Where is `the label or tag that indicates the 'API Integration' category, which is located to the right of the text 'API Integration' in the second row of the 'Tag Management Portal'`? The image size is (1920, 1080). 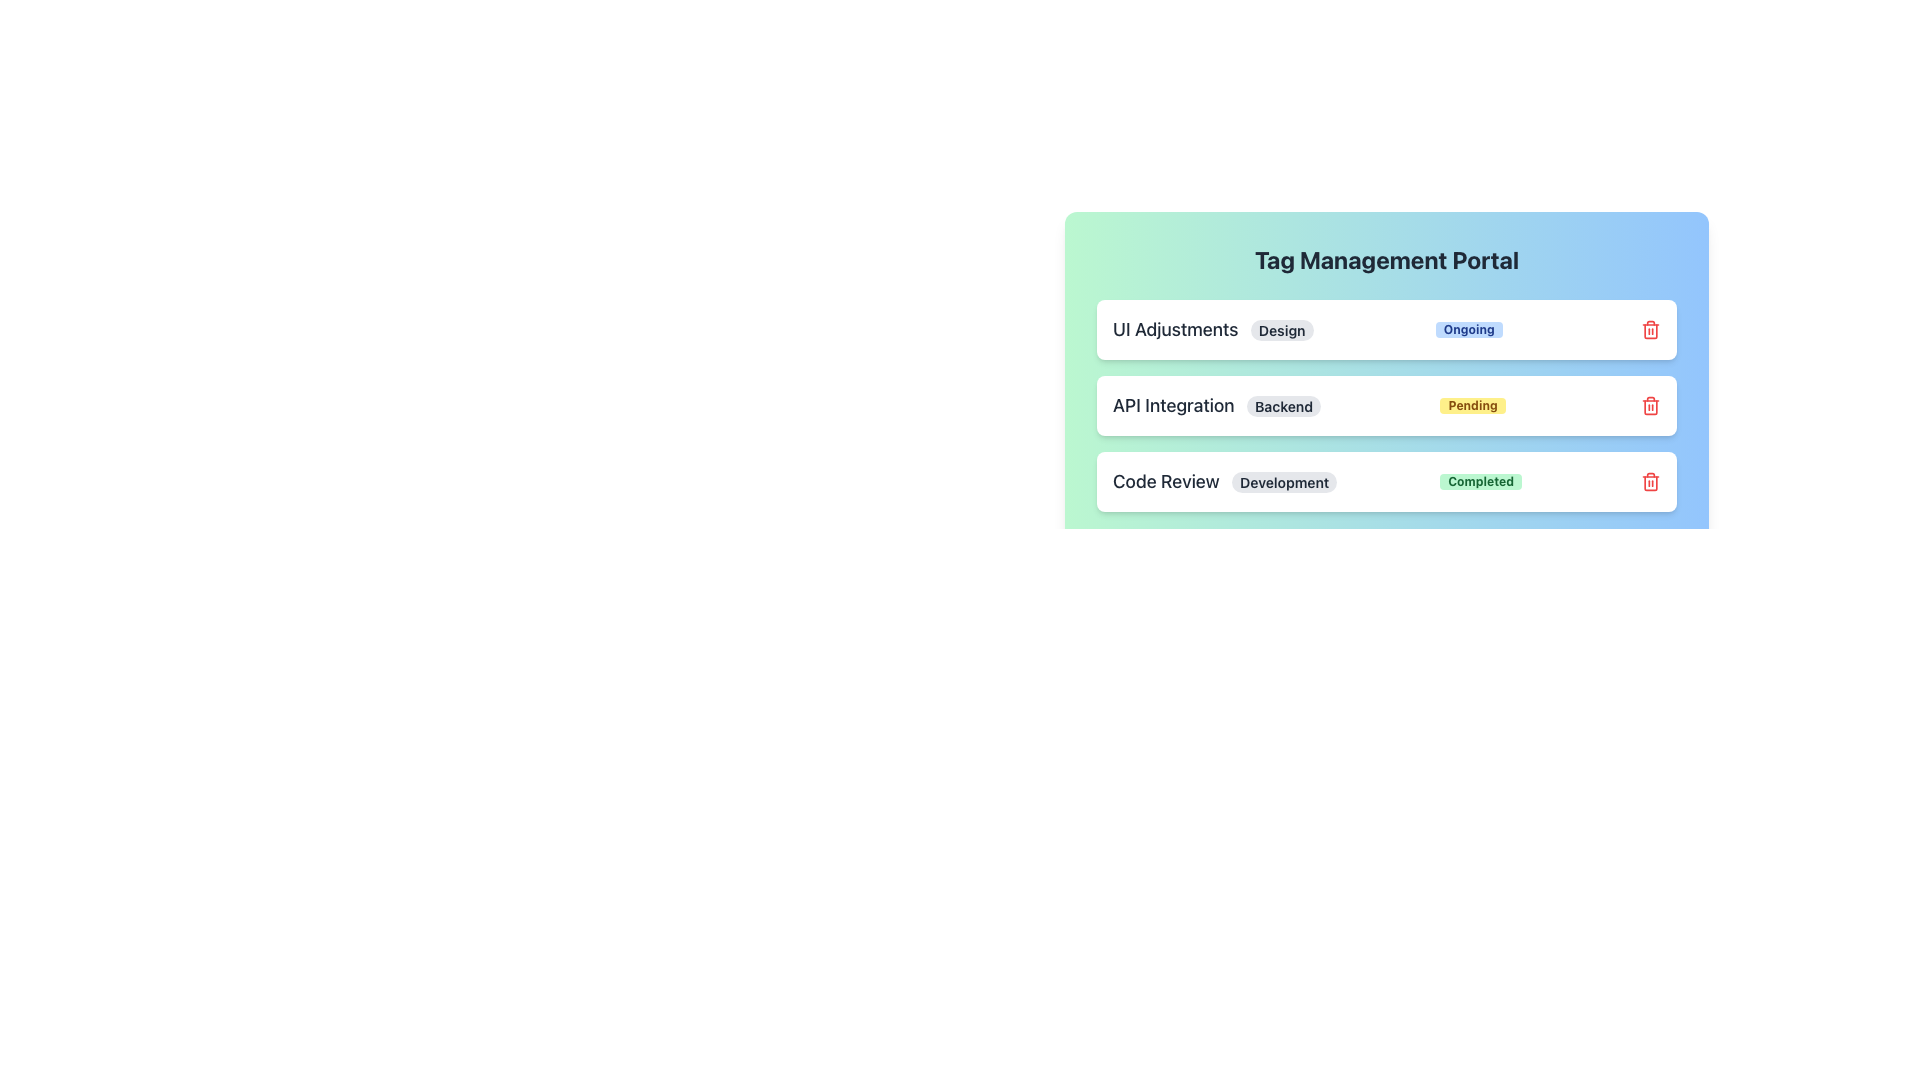
the label or tag that indicates the 'API Integration' category, which is located to the right of the text 'API Integration' in the second row of the 'Tag Management Portal' is located at coordinates (1284, 405).